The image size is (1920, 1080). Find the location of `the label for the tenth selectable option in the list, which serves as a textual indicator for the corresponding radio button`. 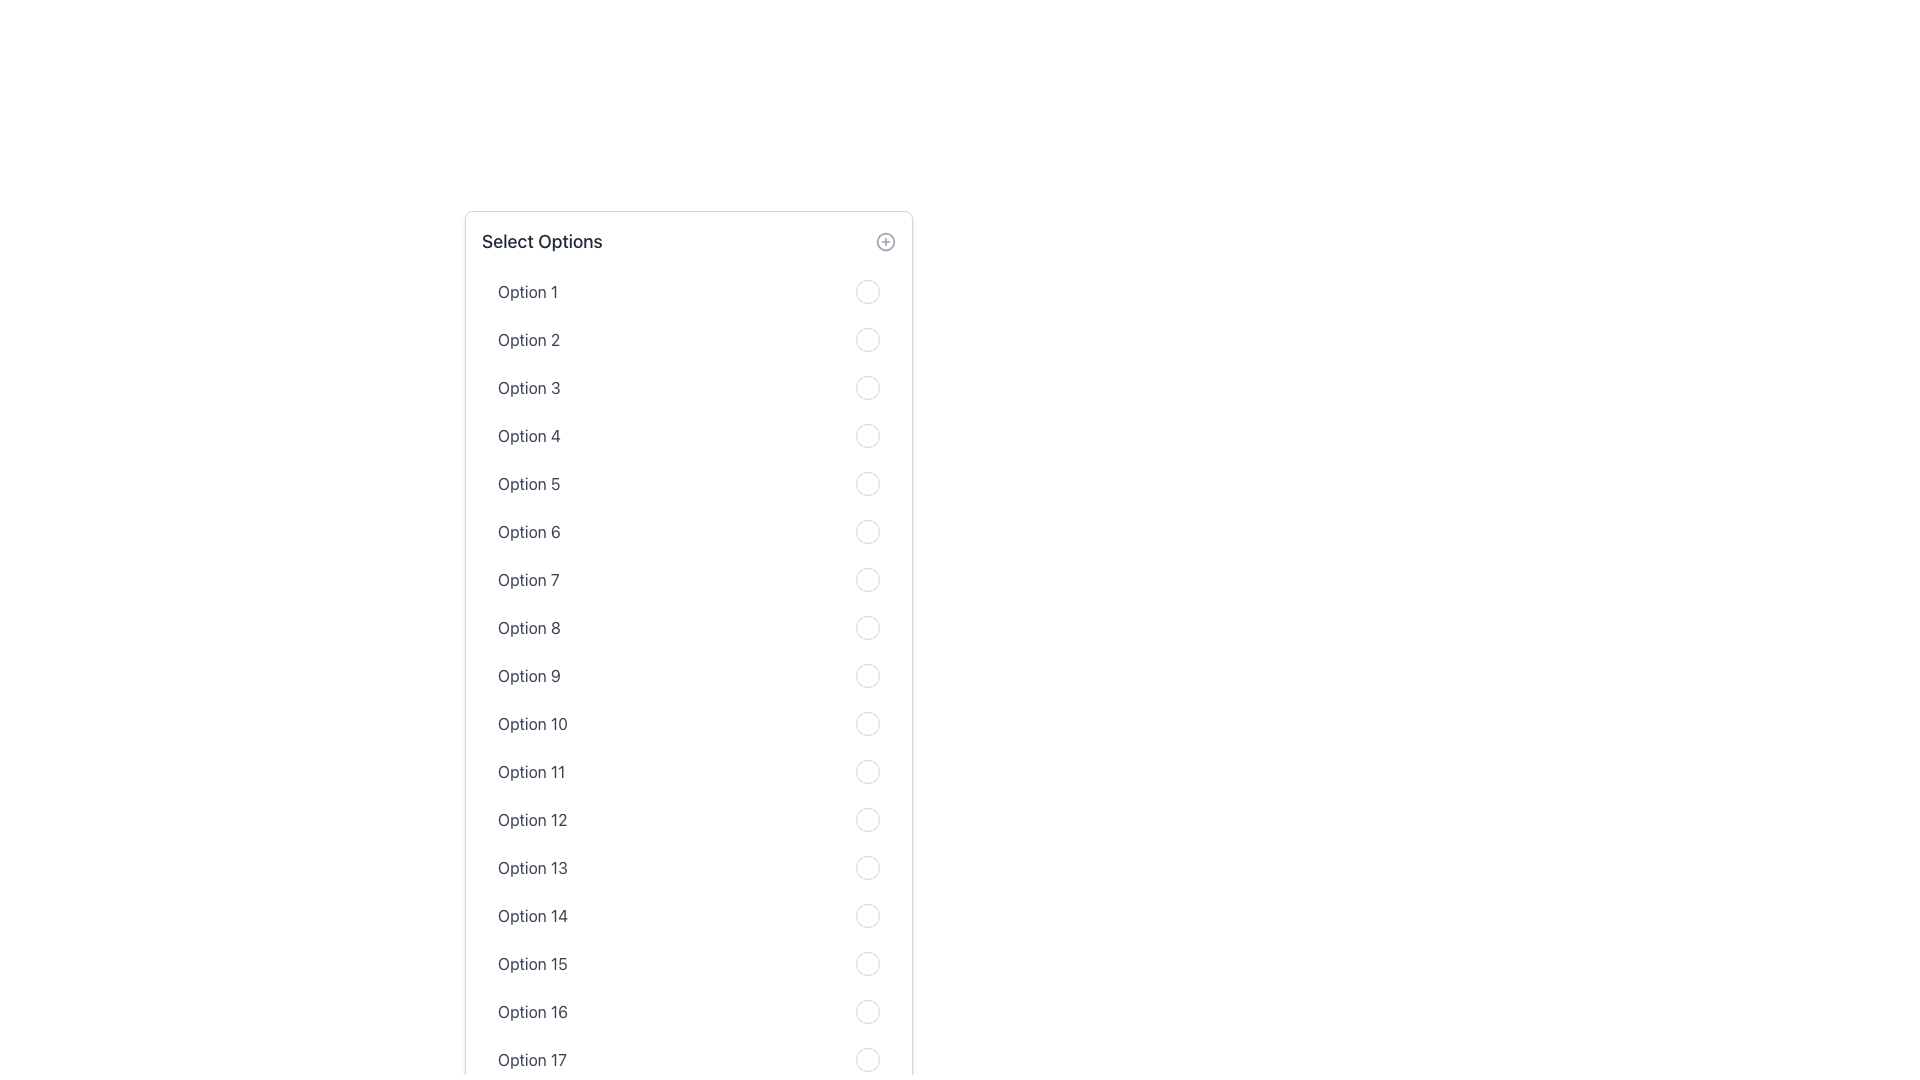

the label for the tenth selectable option in the list, which serves as a textual indicator for the corresponding radio button is located at coordinates (532, 724).